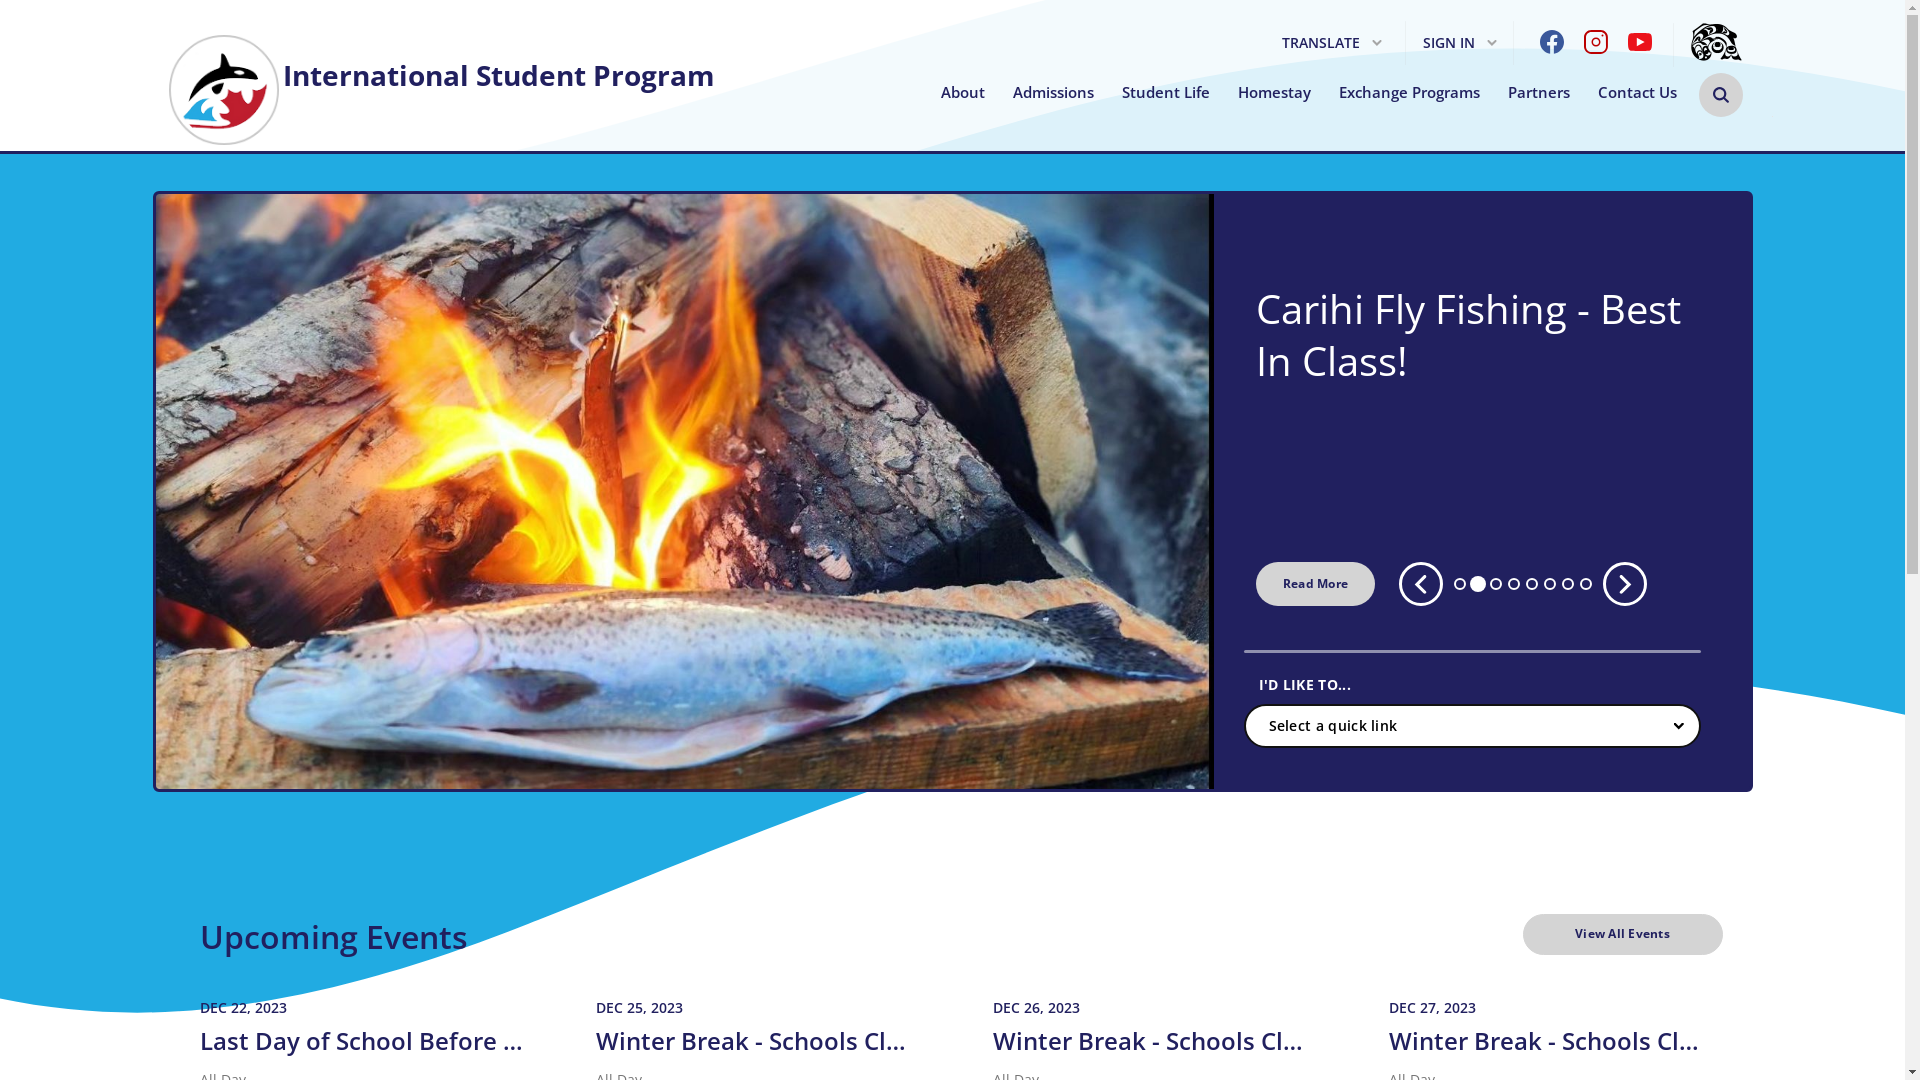 Image resolution: width=1920 pixels, height=1080 pixels. I want to click on 'TRANSLATE', so click(1332, 43).